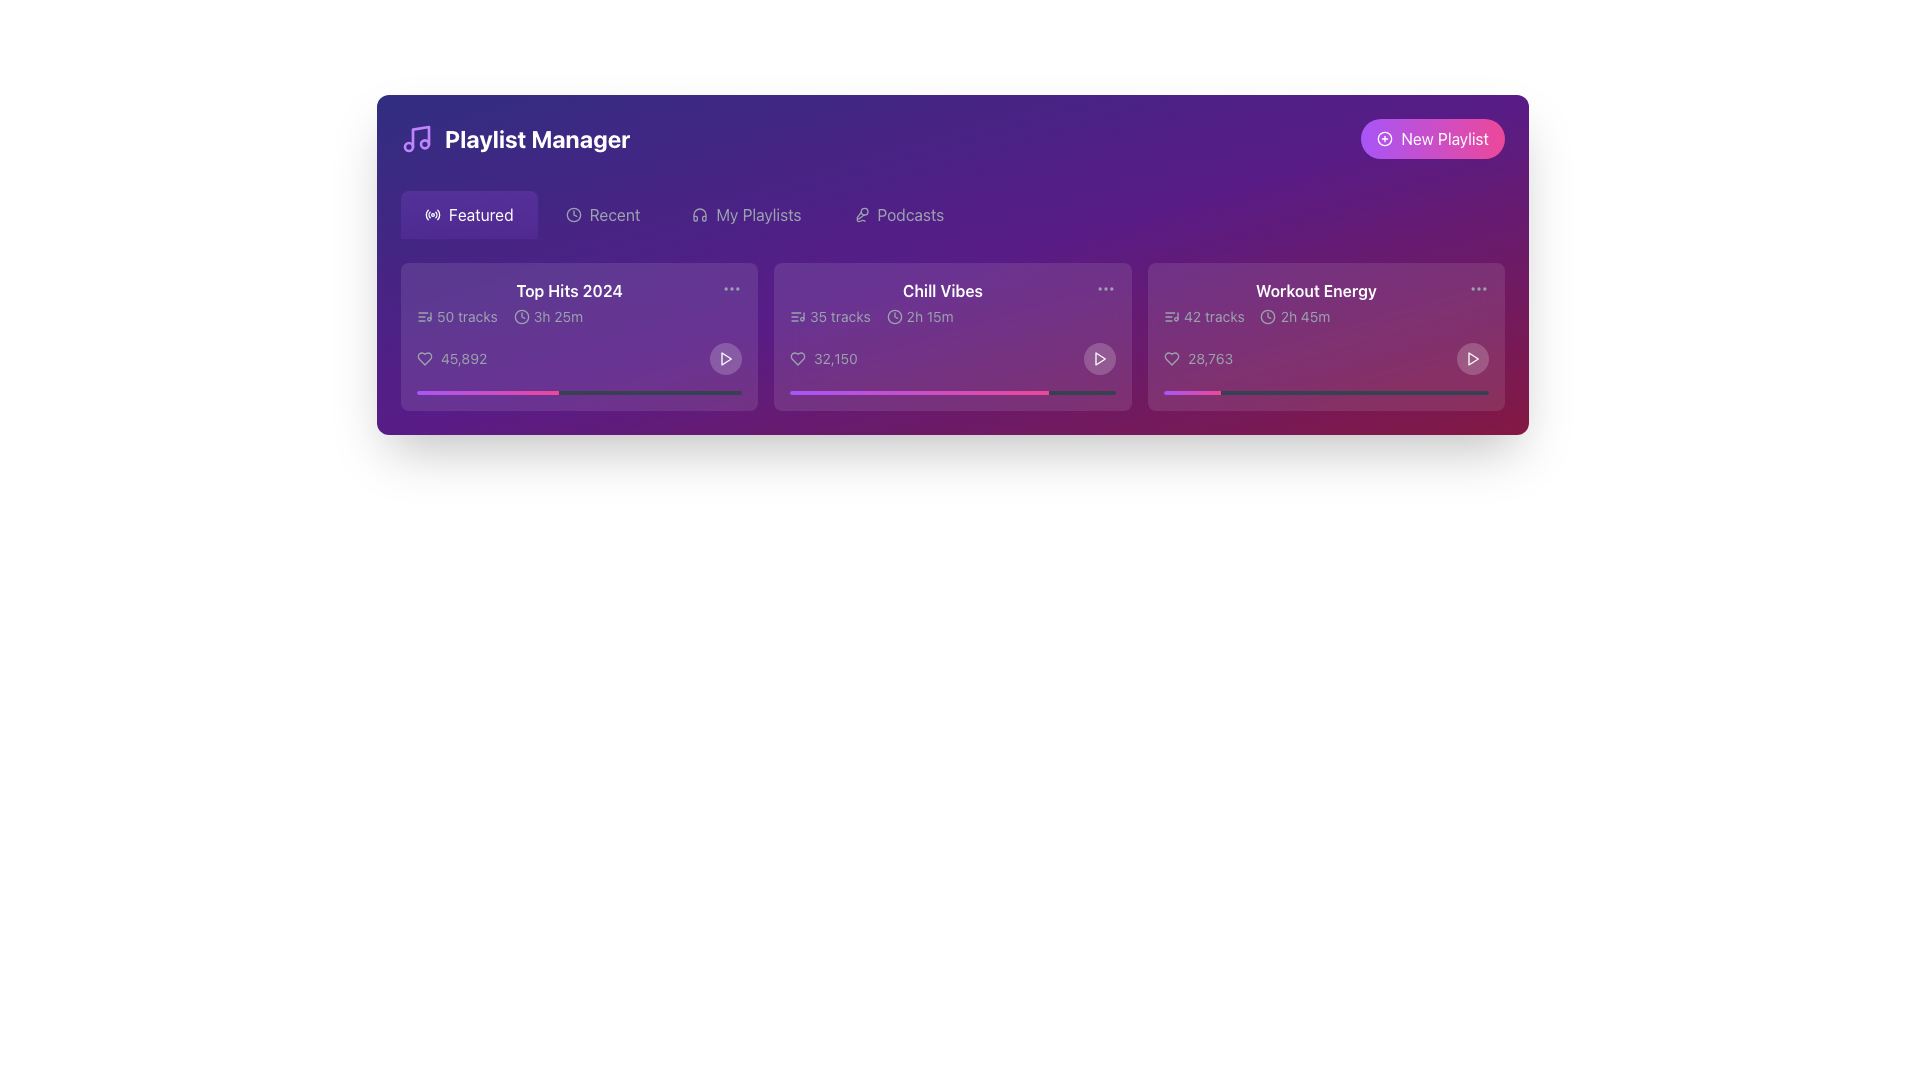 The image size is (1920, 1080). Describe the element at coordinates (941, 290) in the screenshot. I see `the text label that serves as the title of the playlist, located at the top of the middle card in a horizontal arrangement of playlist cards` at that location.